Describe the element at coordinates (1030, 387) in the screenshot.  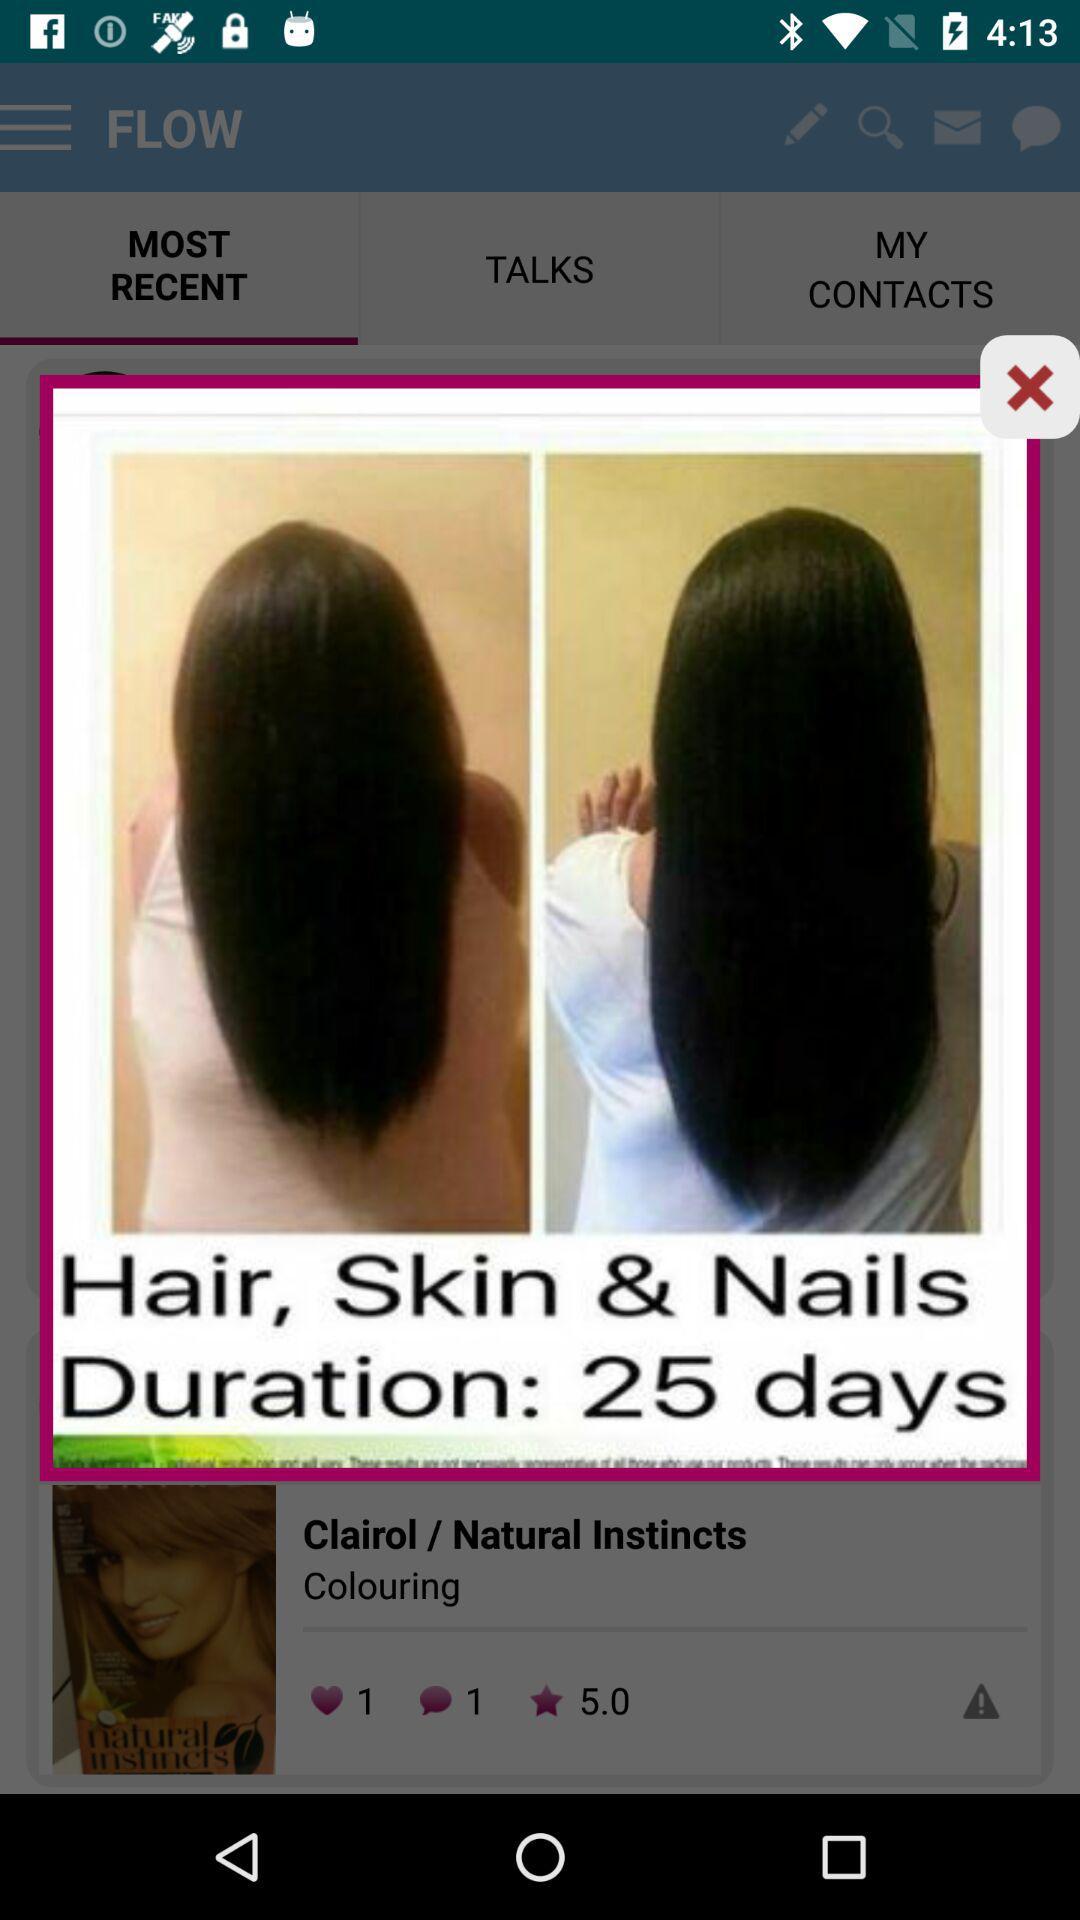
I see `tab` at that location.